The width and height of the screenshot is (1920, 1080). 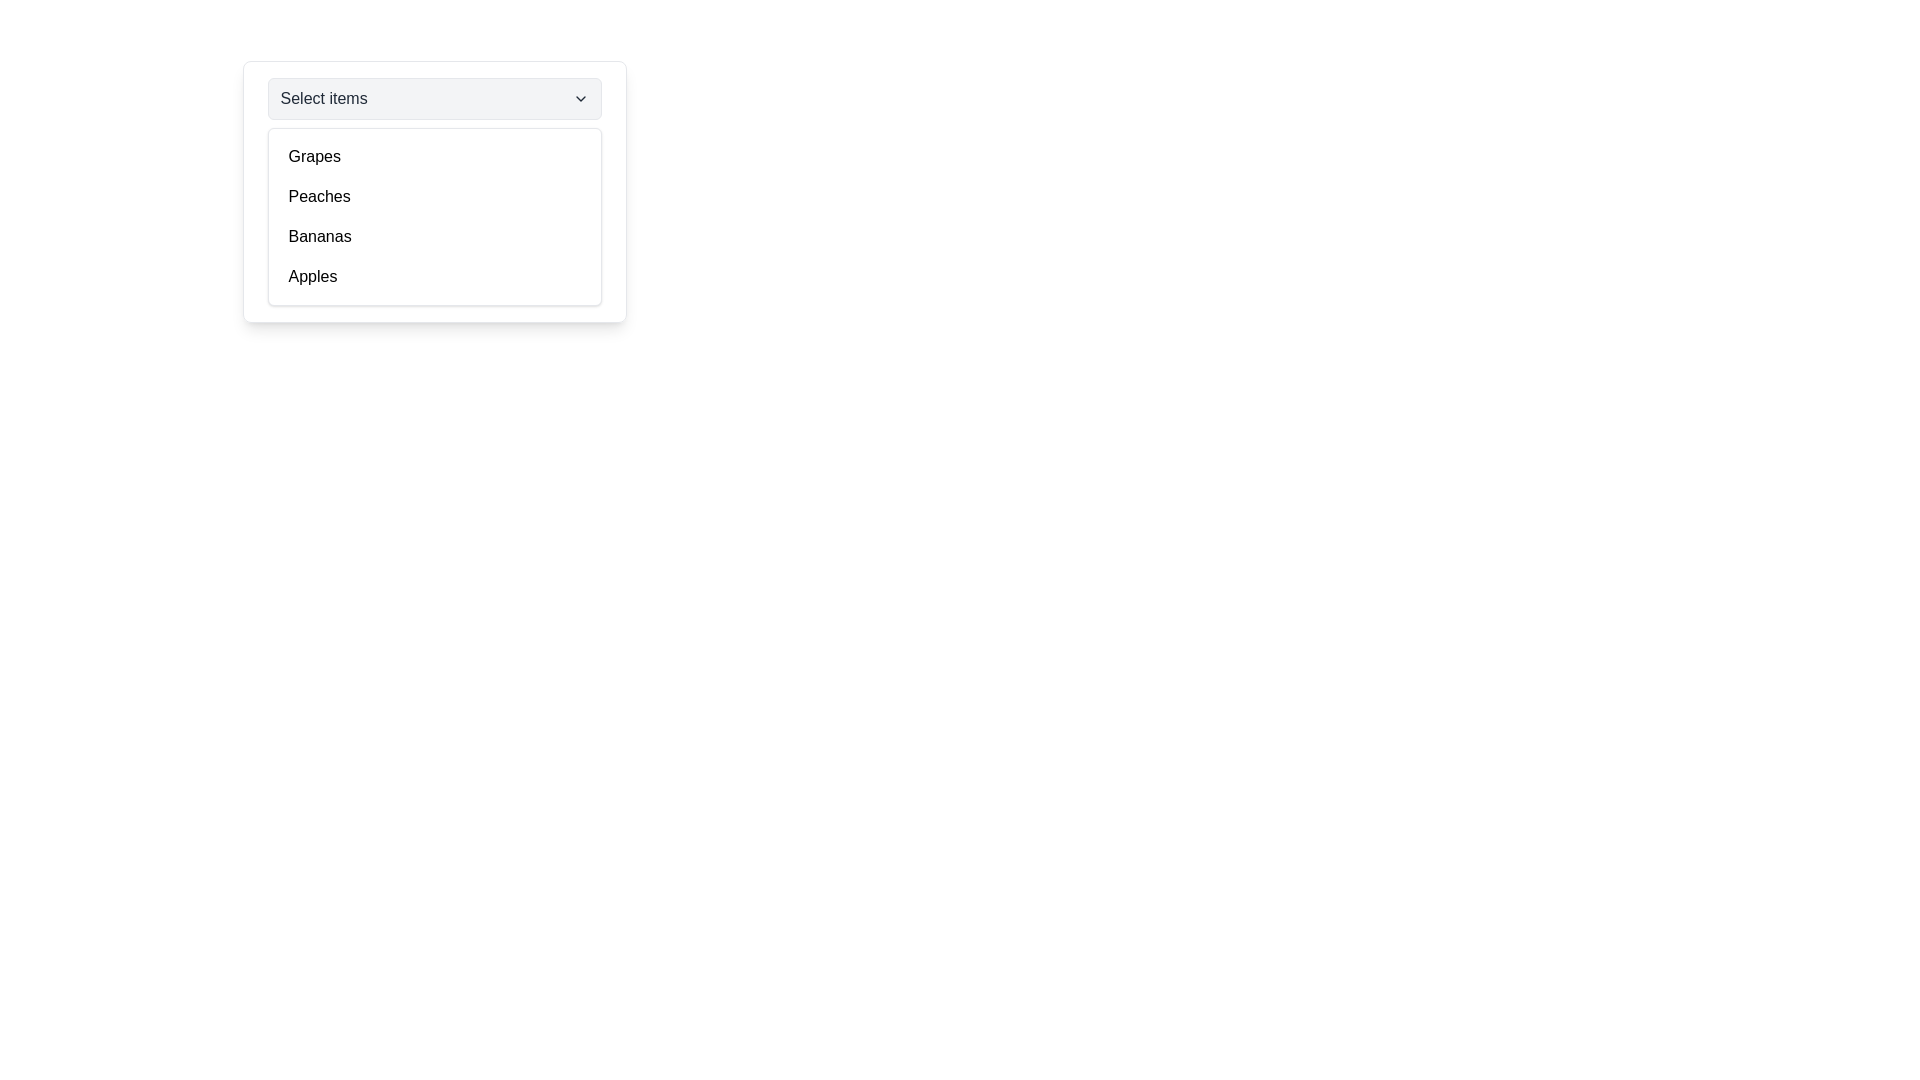 What do you see at coordinates (320, 235) in the screenshot?
I see `to select the 'Bananas' option from the dropdown menu, which is the third item in the list, displayed in a standard font on a white background` at bounding box center [320, 235].